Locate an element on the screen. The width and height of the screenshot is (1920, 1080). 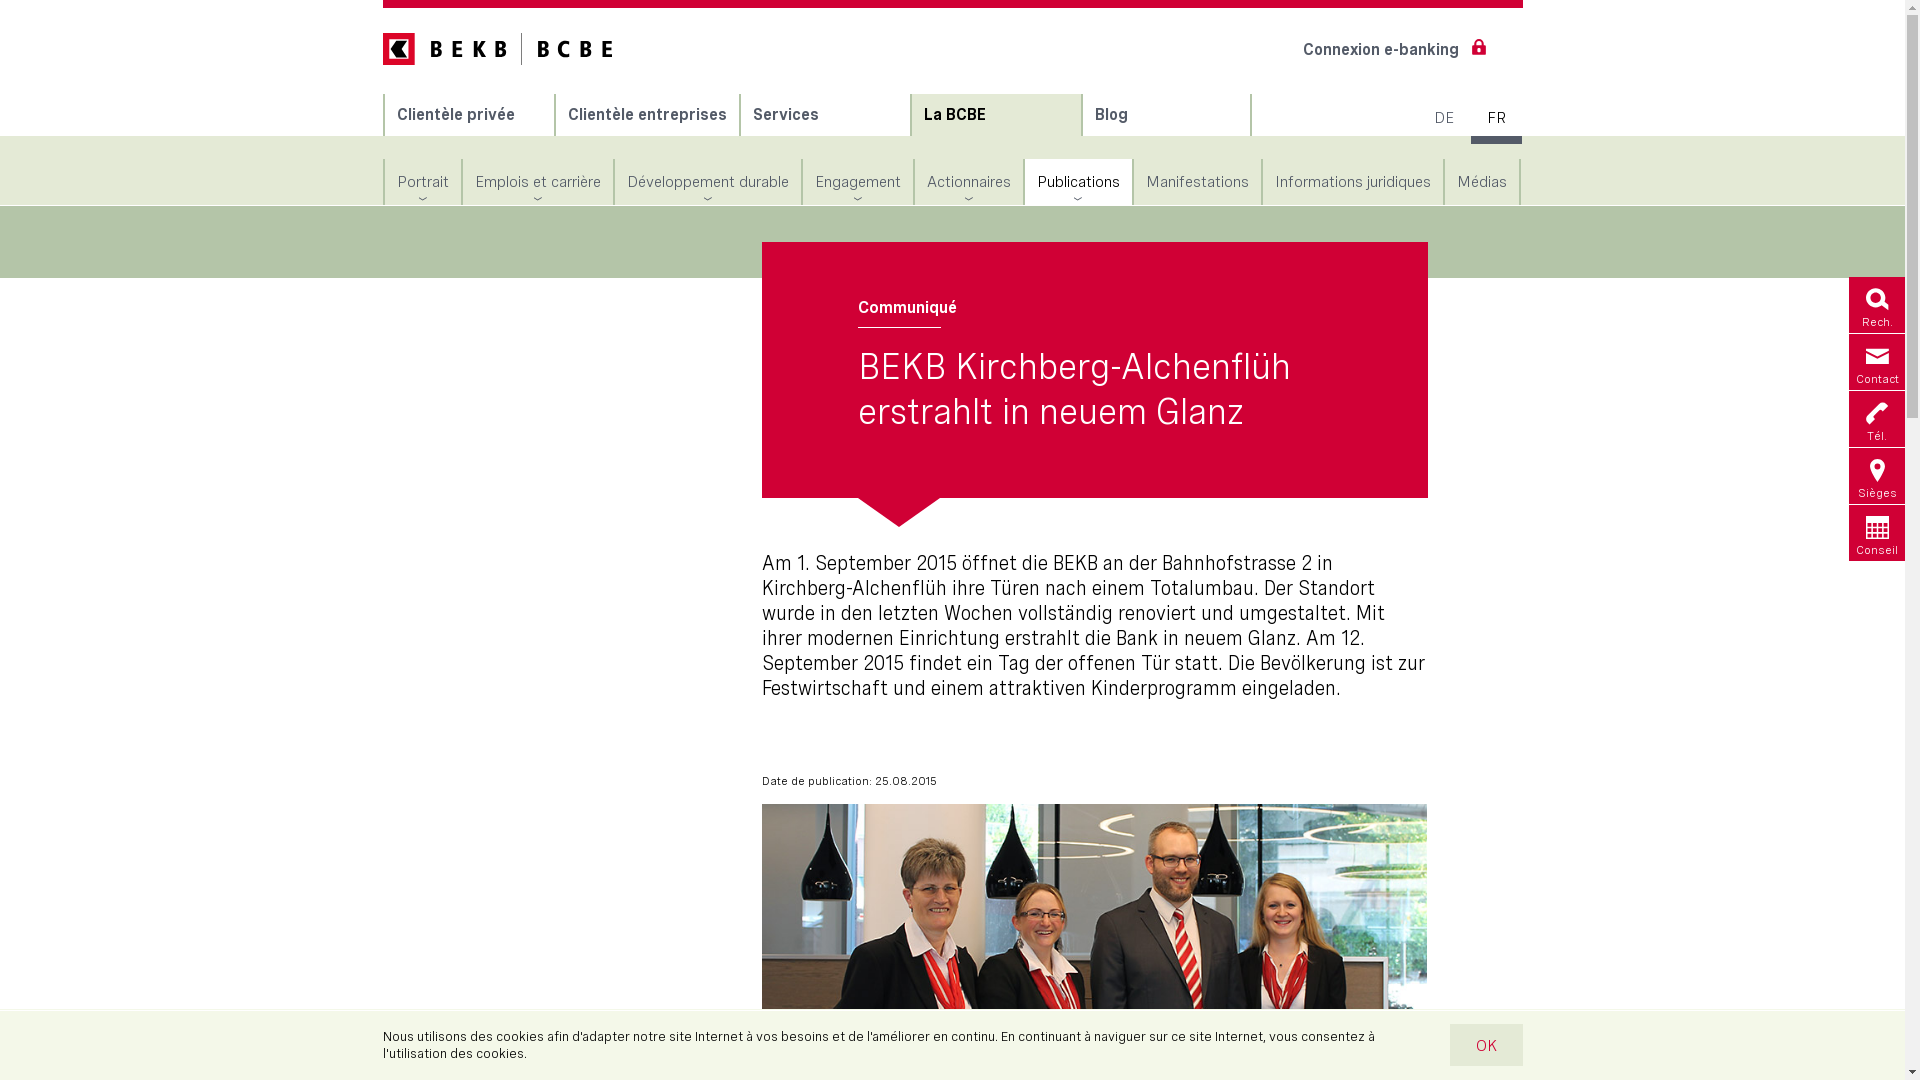
'Engagement' is located at coordinates (857, 181).